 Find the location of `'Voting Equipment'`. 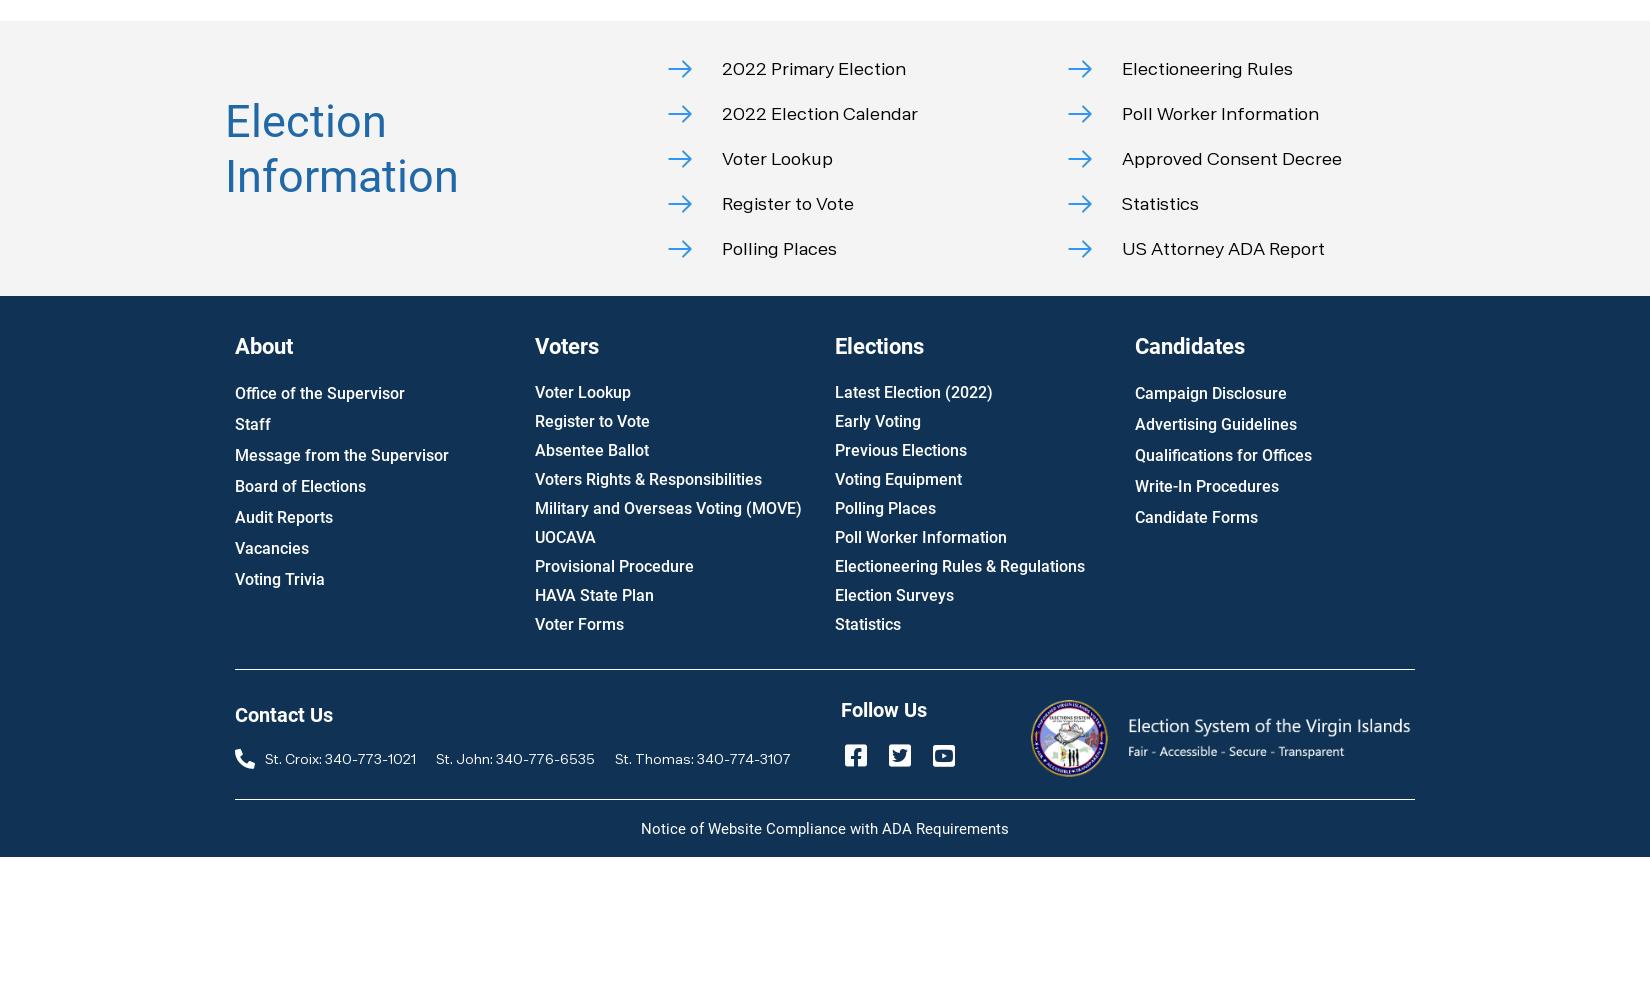

'Voting Equipment' is located at coordinates (898, 478).